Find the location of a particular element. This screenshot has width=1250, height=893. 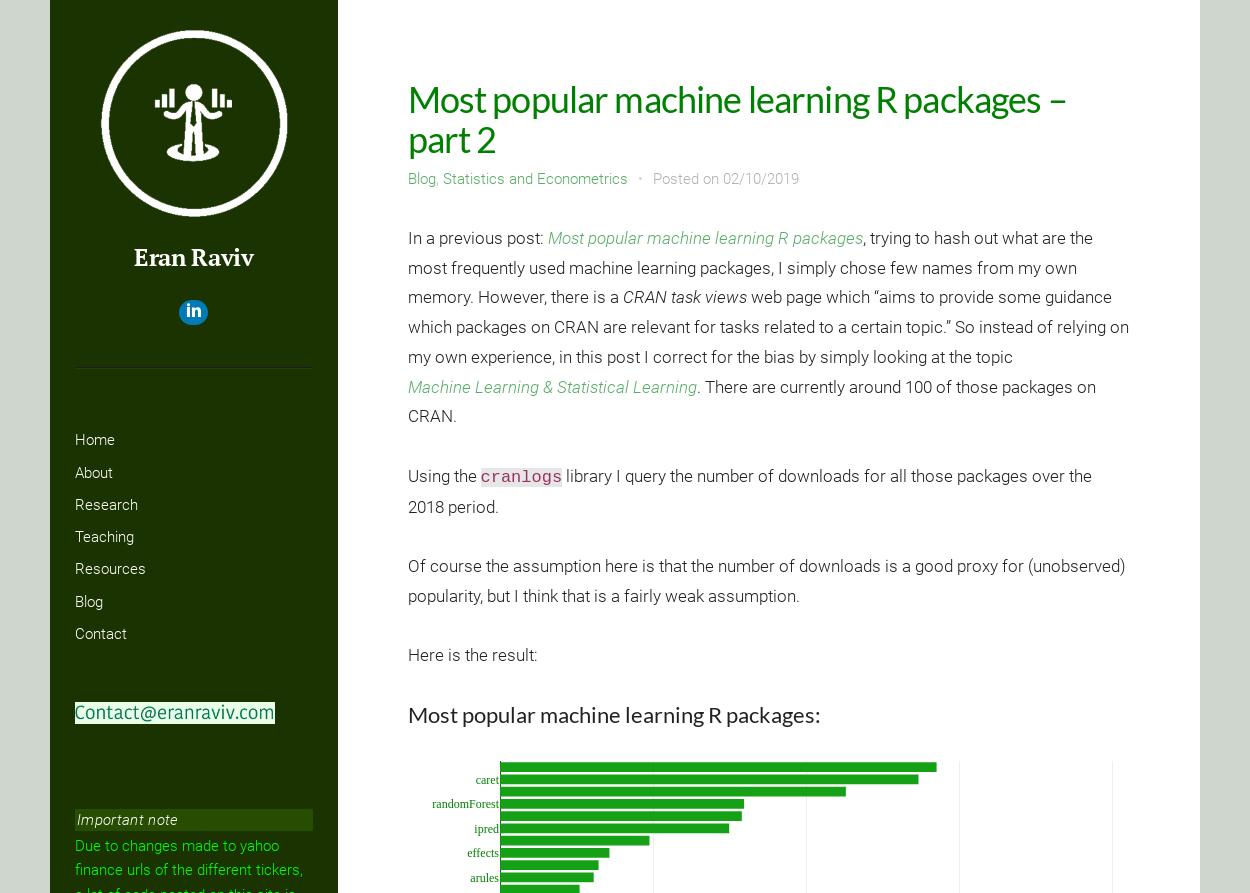

'library I query the number of downloads for all those packages over the 2018 period.' is located at coordinates (748, 489).